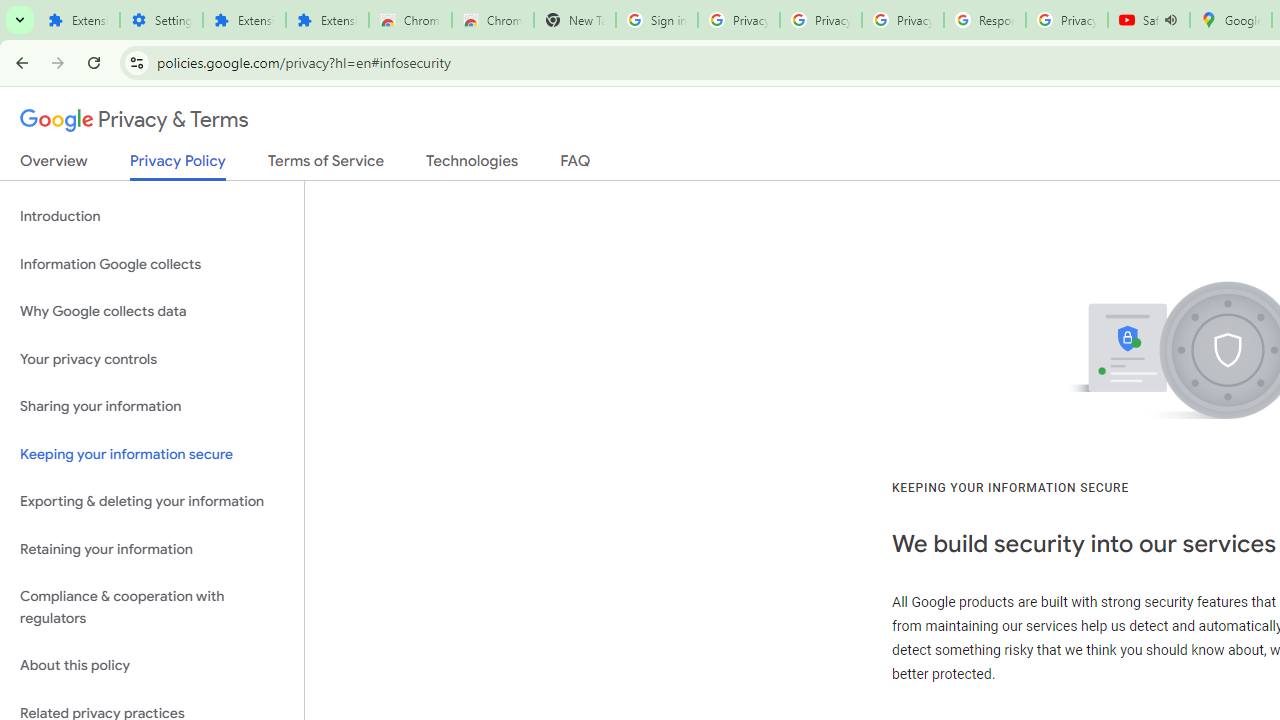 This screenshot has height=720, width=1280. What do you see at coordinates (656, 20) in the screenshot?
I see `'Sign in - Google Accounts'` at bounding box center [656, 20].